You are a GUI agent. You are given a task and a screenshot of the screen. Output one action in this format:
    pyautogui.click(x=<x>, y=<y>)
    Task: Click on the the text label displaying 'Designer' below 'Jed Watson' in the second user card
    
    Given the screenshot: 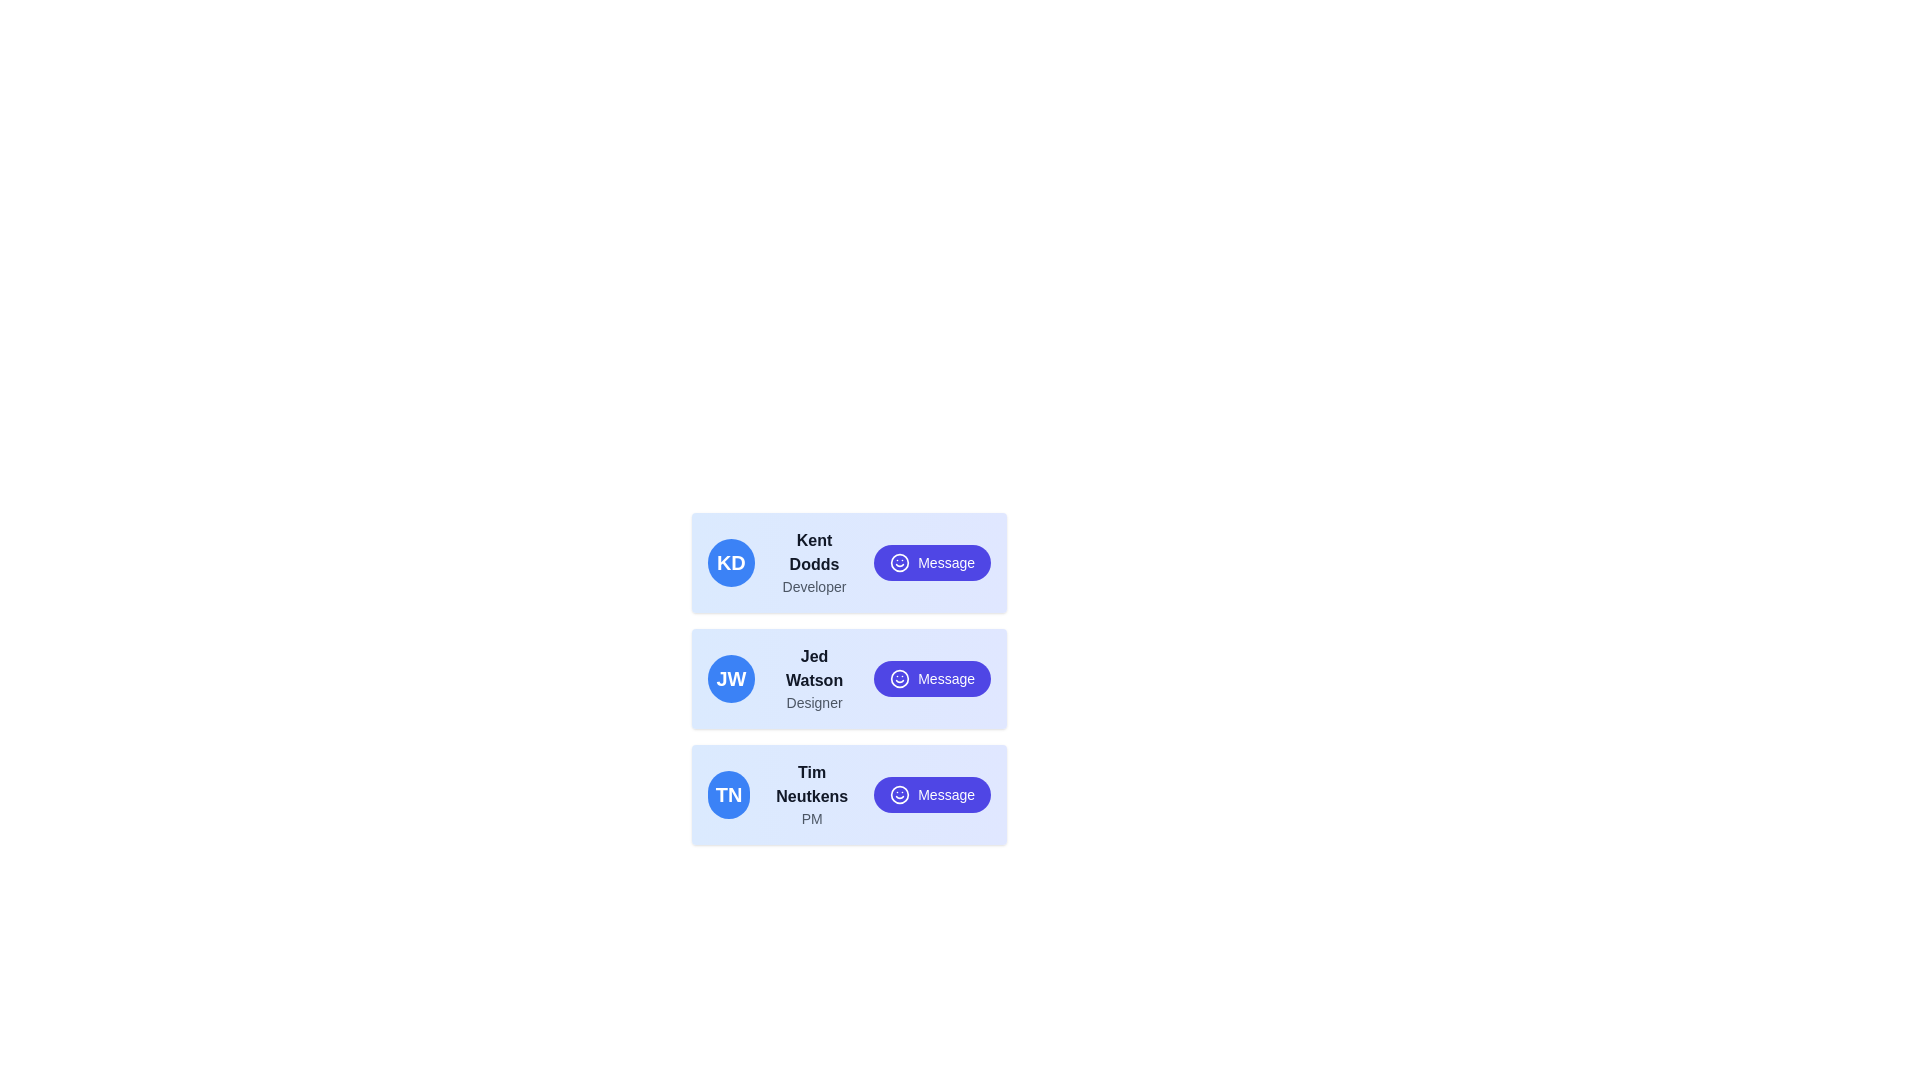 What is the action you would take?
    pyautogui.click(x=814, y=701)
    